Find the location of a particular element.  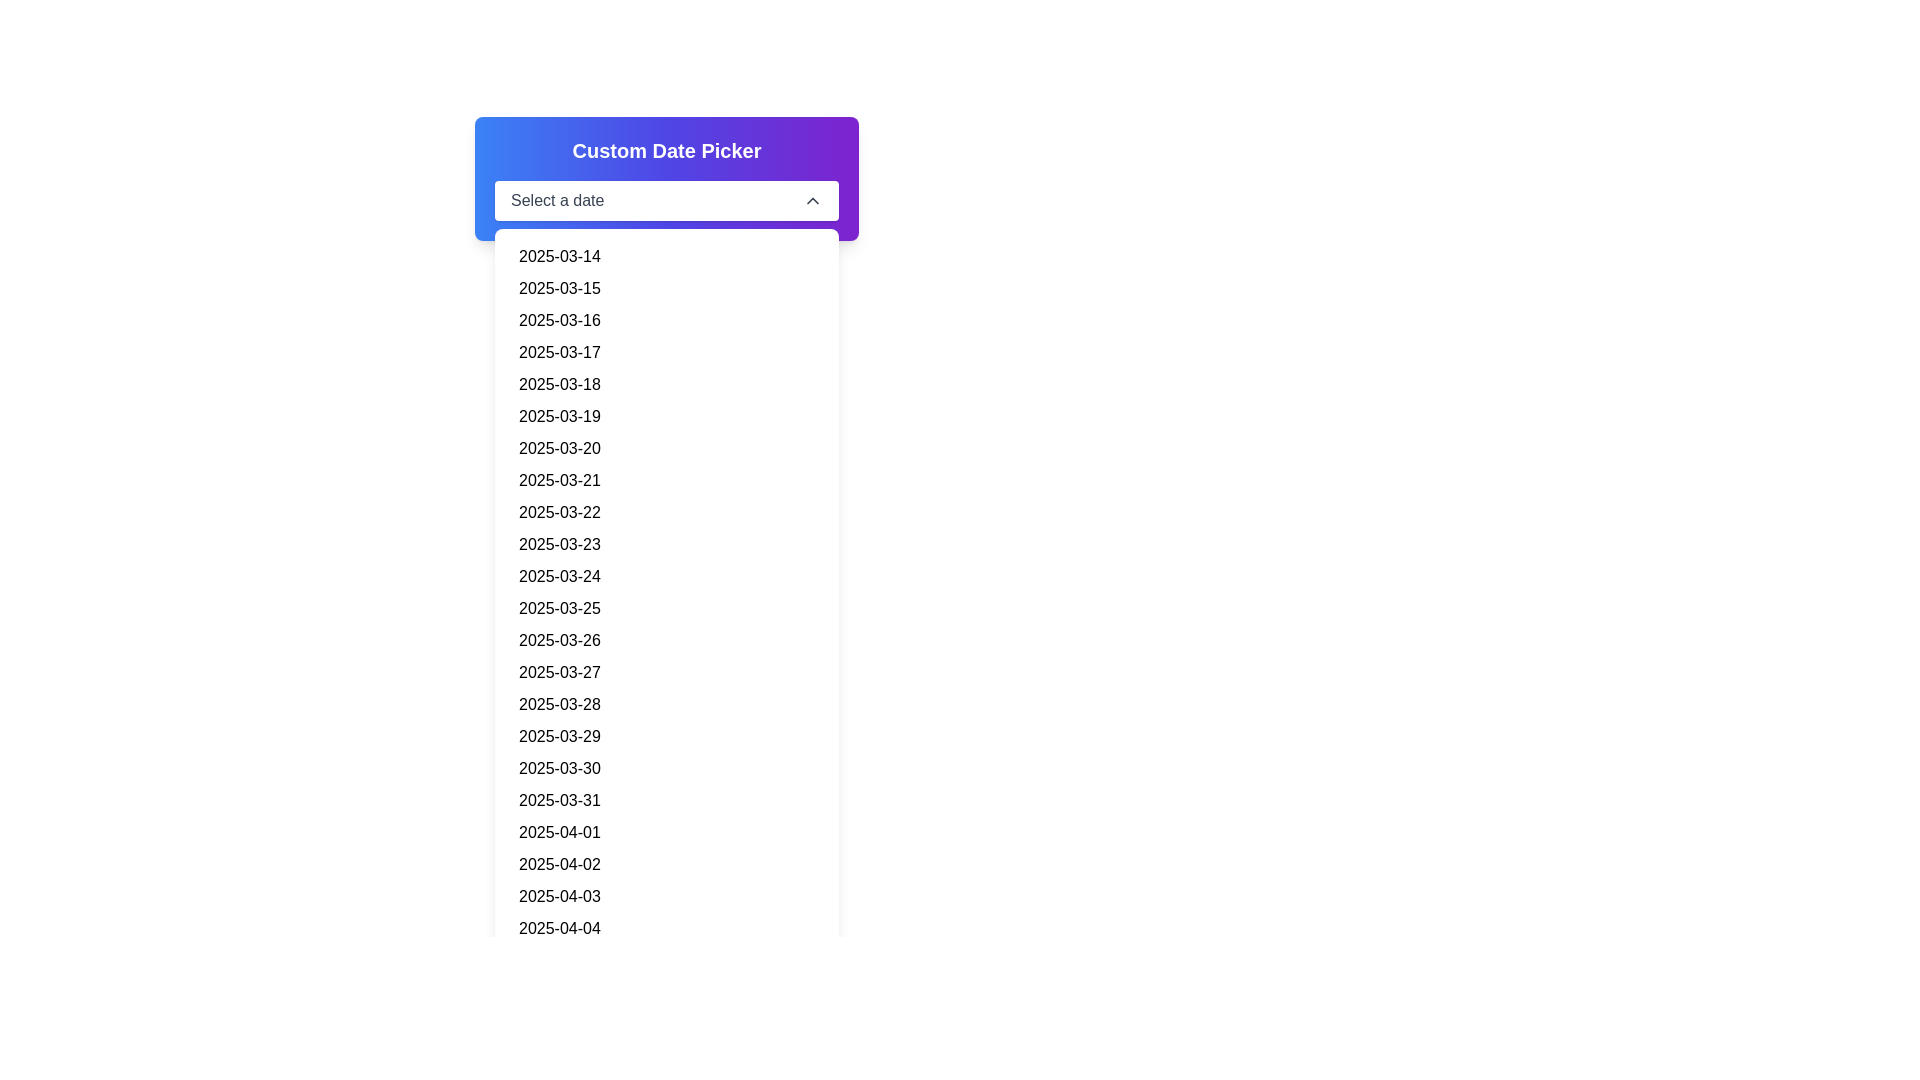

the clickable list item displaying the date '2025-03-25' is located at coordinates (667, 608).